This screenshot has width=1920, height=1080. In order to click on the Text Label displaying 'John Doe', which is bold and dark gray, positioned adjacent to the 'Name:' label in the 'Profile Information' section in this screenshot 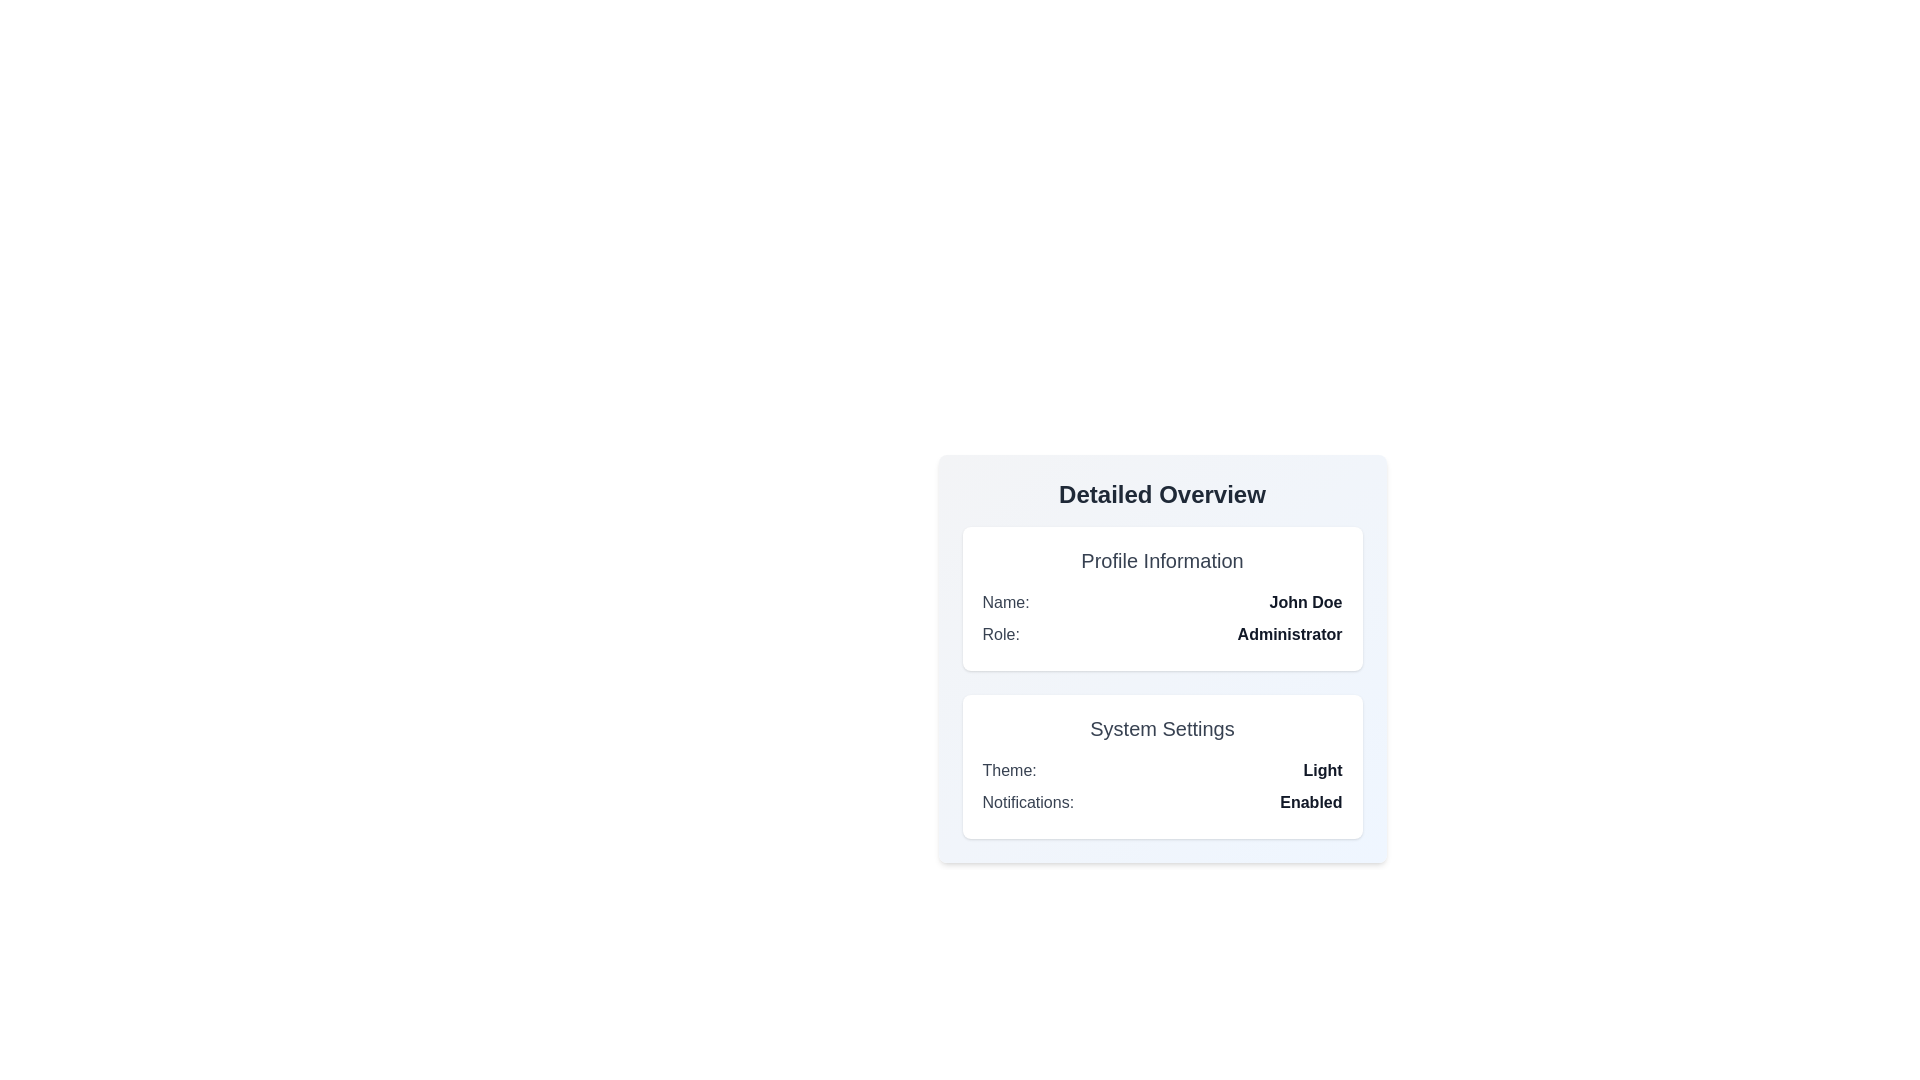, I will do `click(1305, 601)`.